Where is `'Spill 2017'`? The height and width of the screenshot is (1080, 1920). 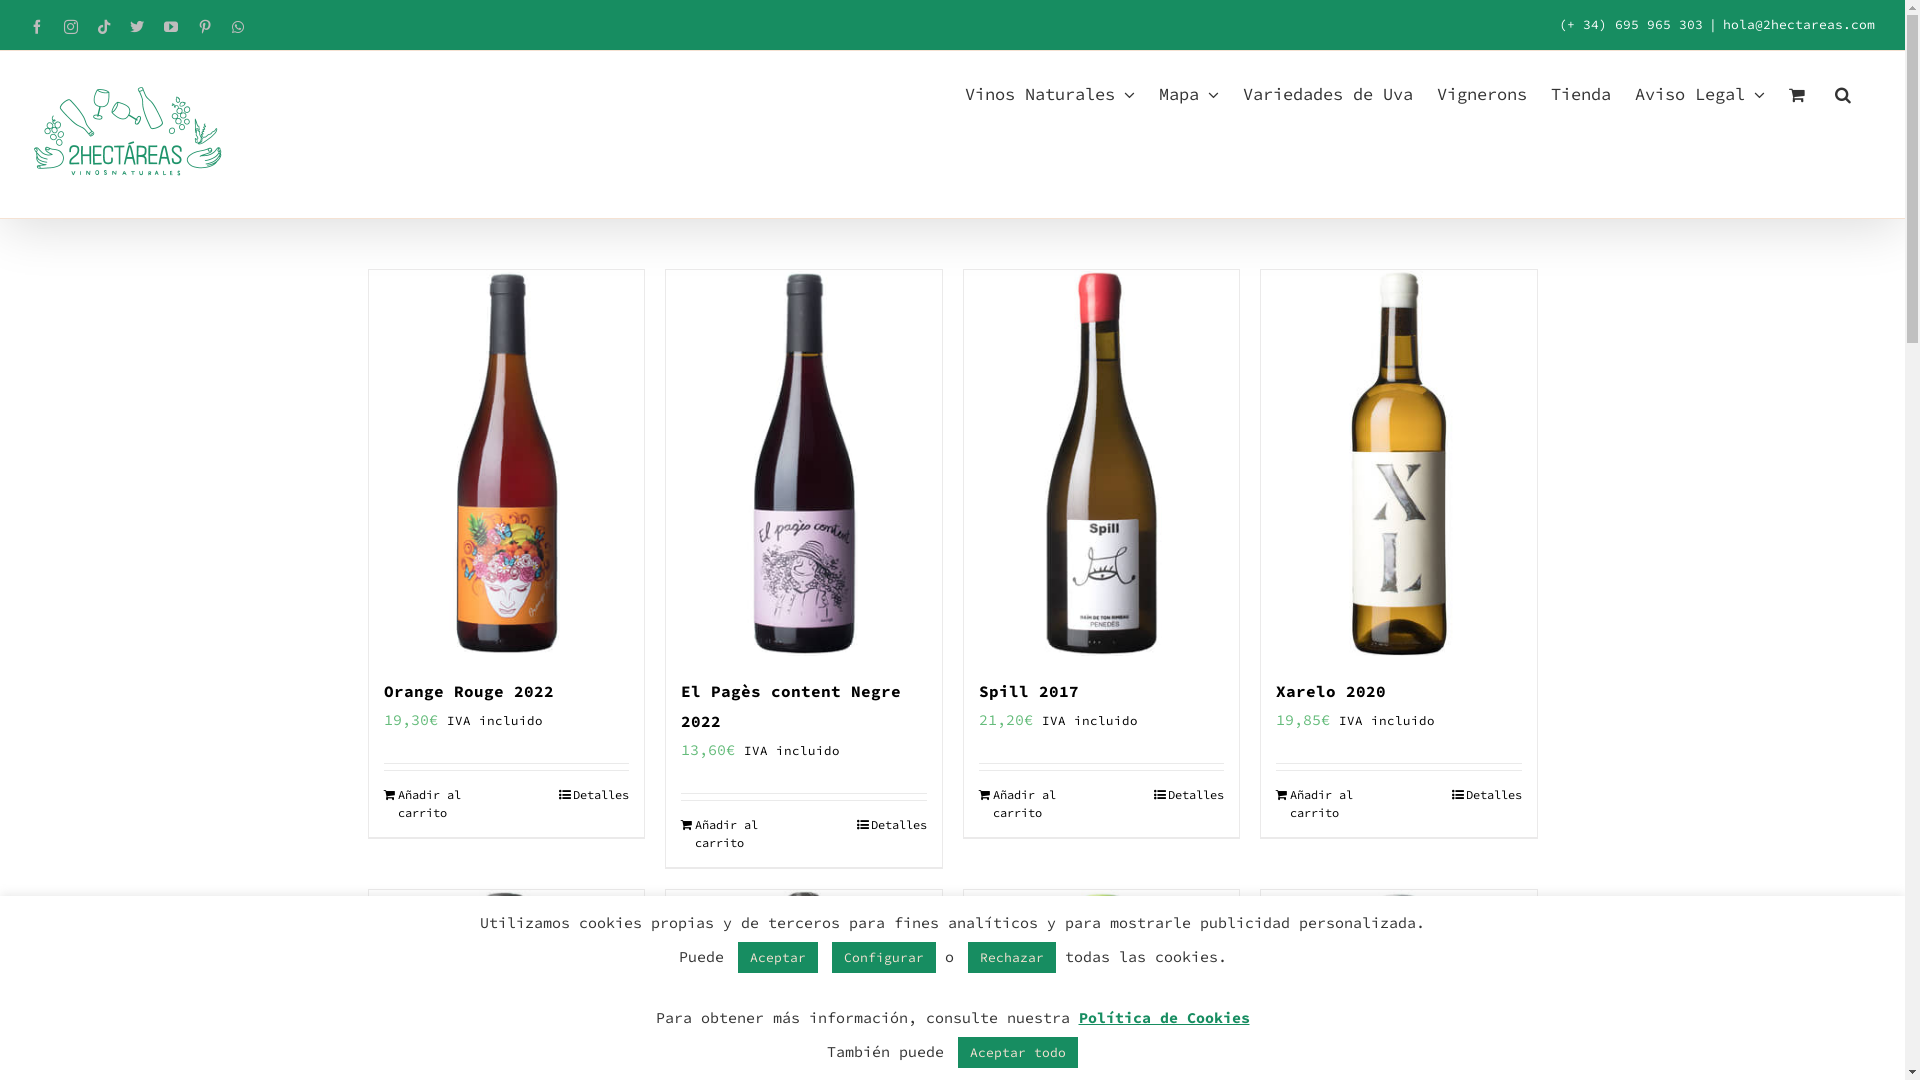
'Spill 2017' is located at coordinates (1027, 689).